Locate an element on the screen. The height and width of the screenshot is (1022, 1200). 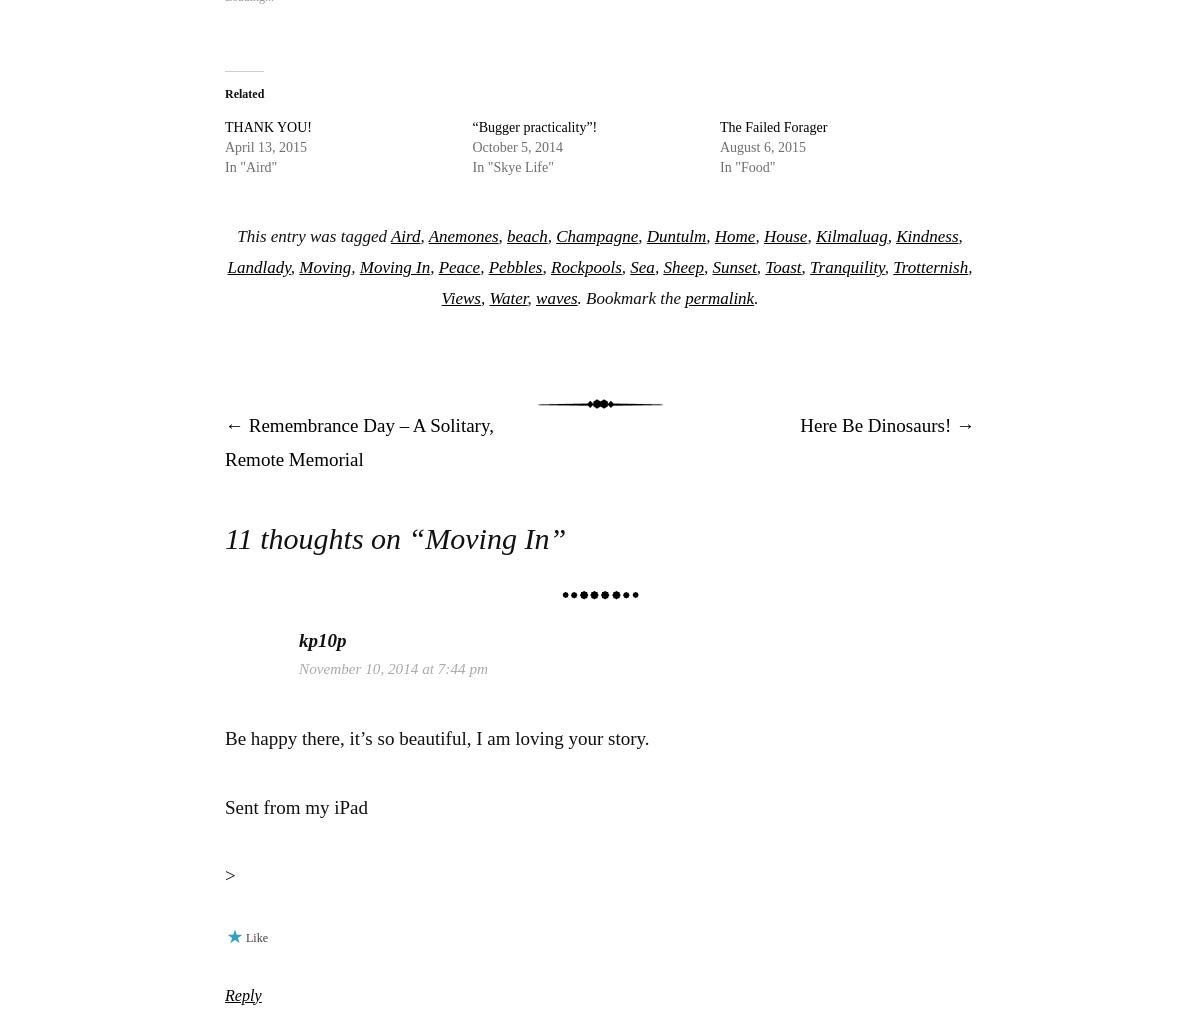
'Post navigation' is located at coordinates (366, 472).